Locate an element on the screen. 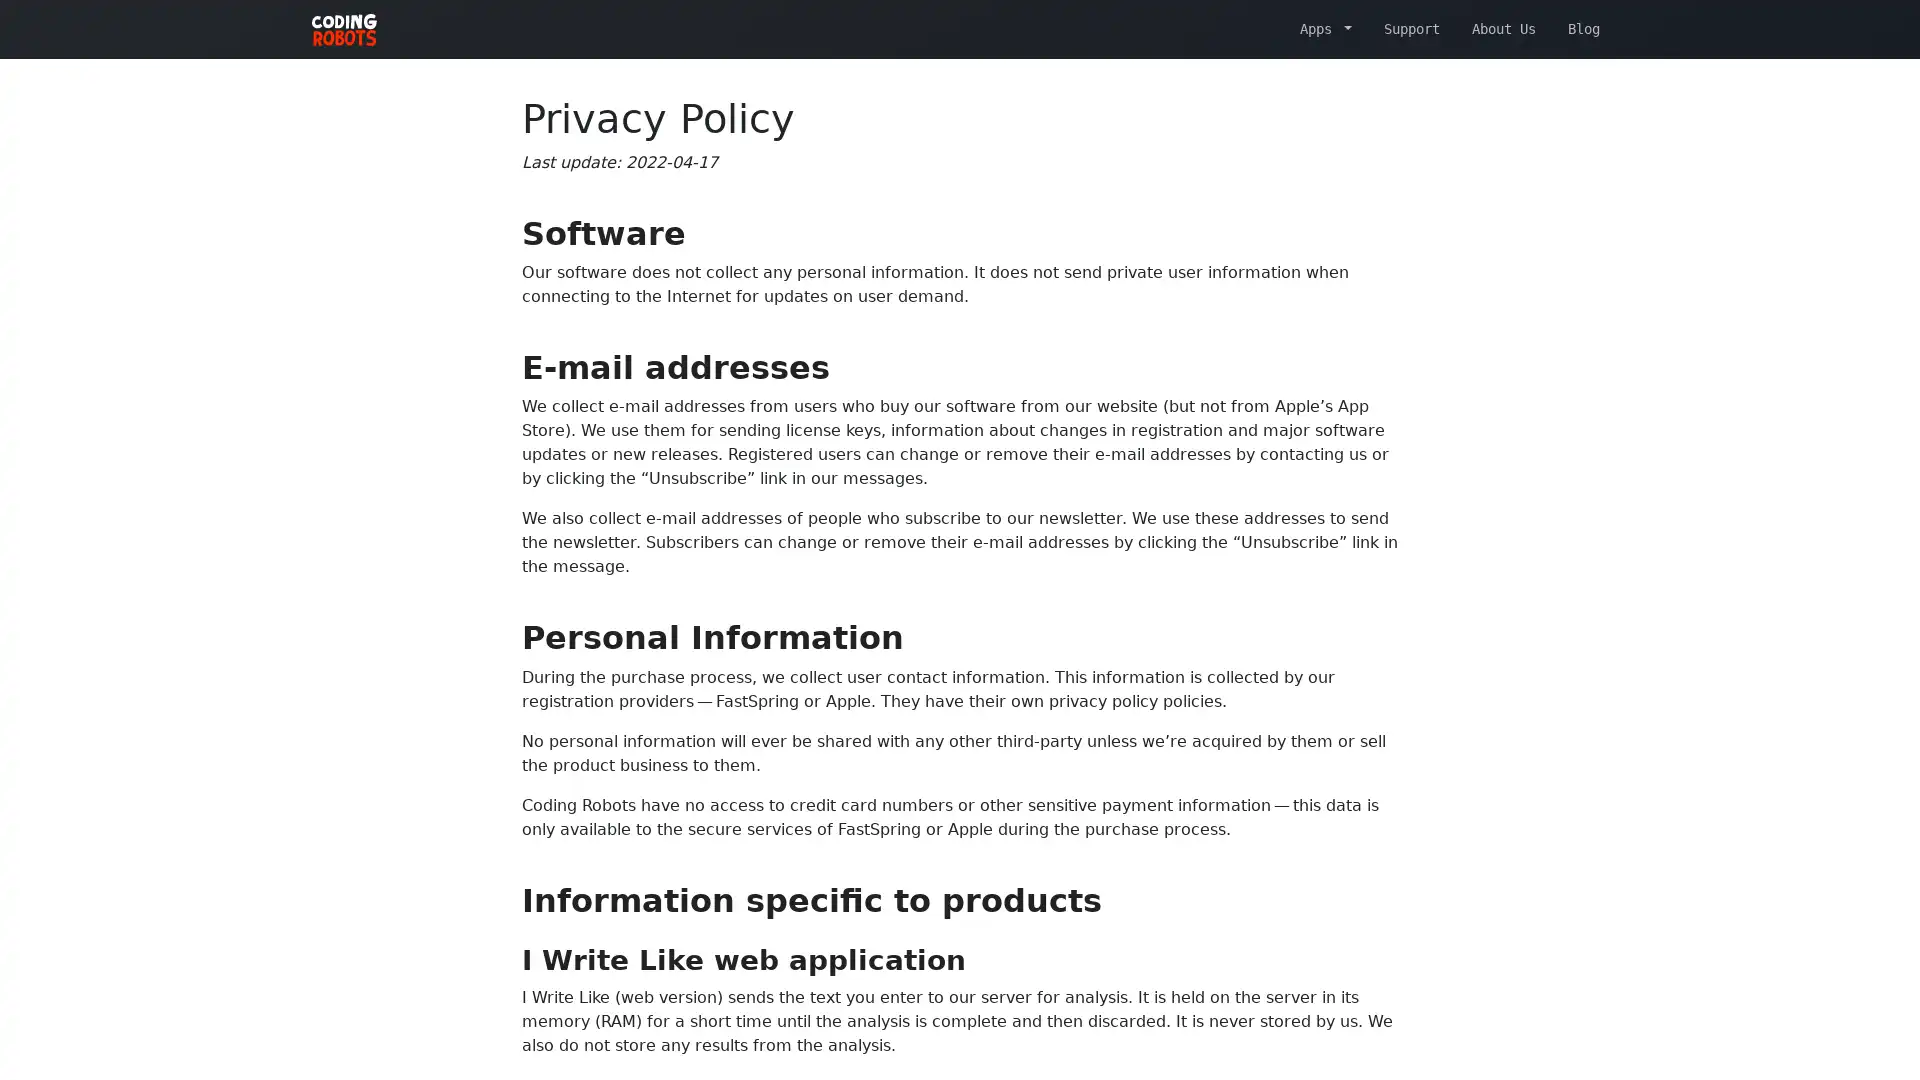  Apps is located at coordinates (1325, 28).